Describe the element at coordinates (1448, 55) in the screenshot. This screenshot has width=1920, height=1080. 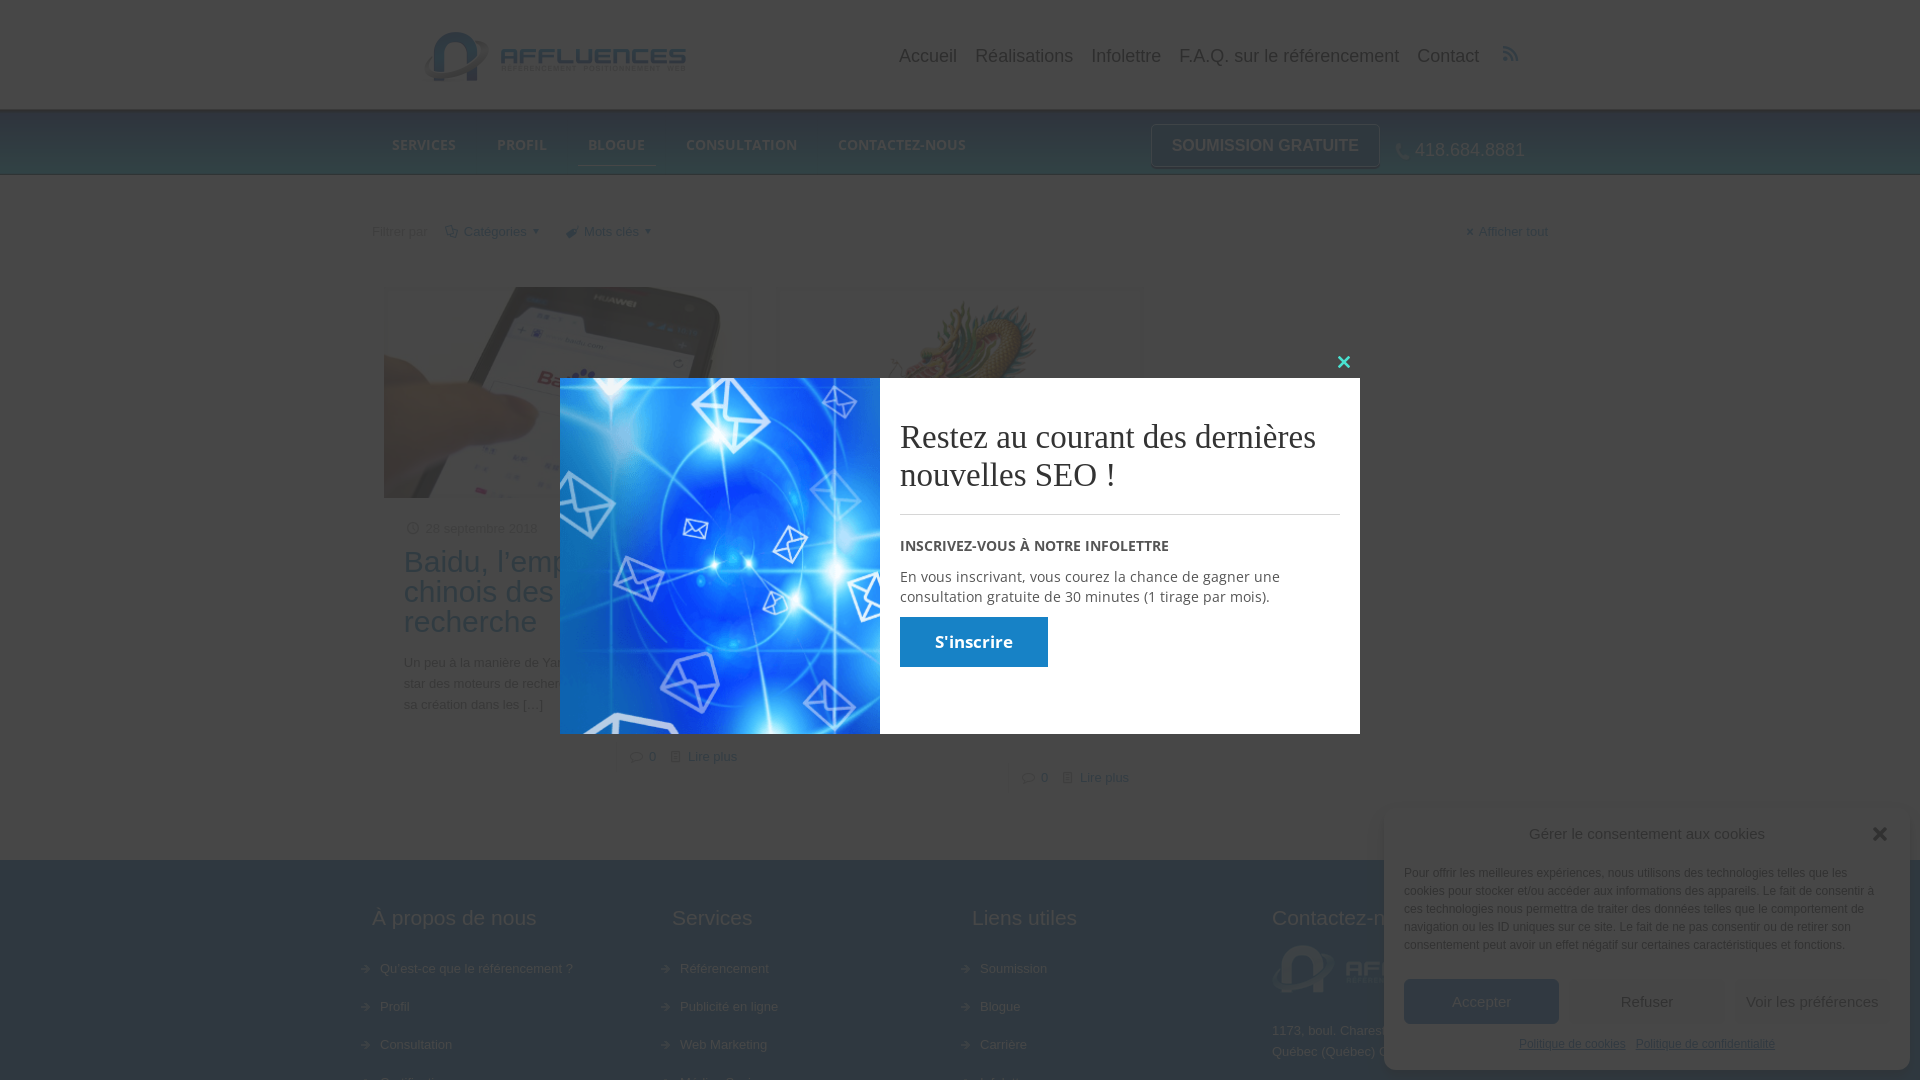
I see `'Contact'` at that location.